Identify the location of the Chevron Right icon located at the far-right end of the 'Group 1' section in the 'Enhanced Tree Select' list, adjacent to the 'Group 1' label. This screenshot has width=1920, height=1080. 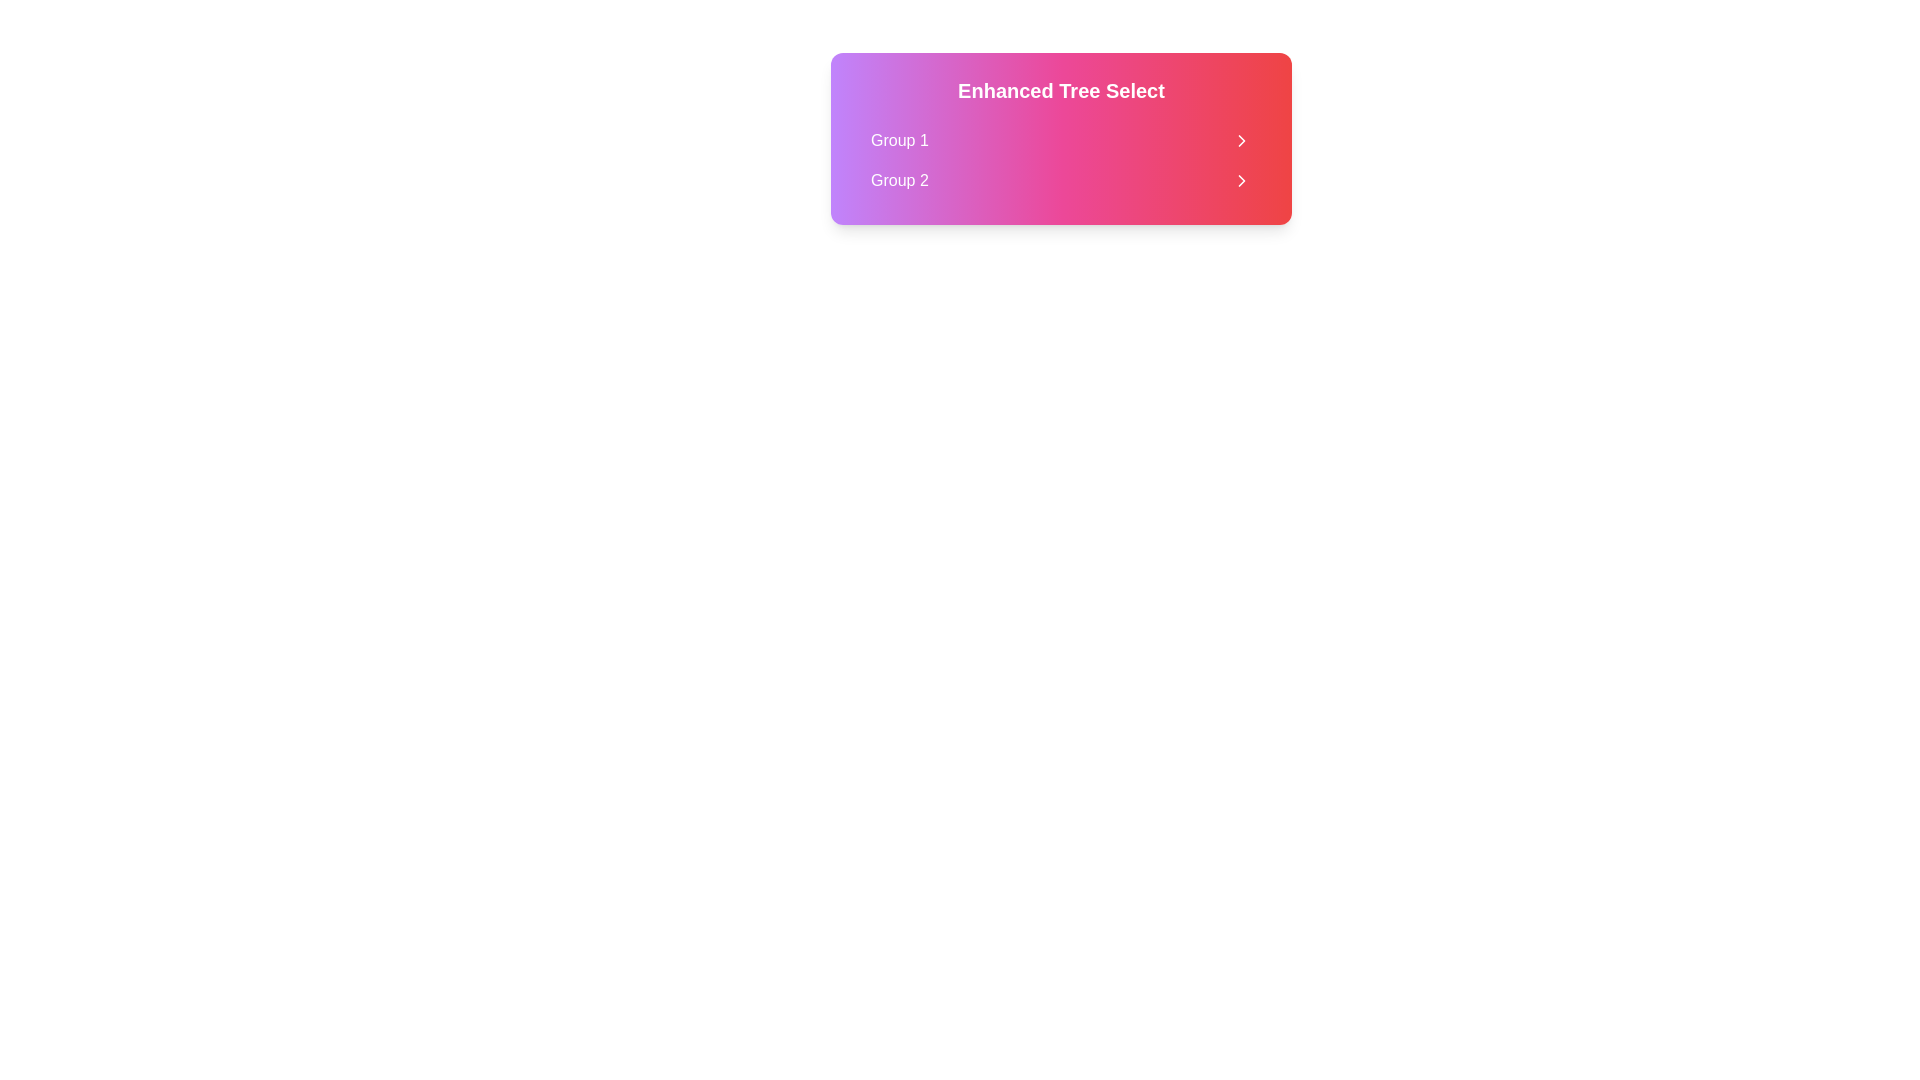
(1241, 140).